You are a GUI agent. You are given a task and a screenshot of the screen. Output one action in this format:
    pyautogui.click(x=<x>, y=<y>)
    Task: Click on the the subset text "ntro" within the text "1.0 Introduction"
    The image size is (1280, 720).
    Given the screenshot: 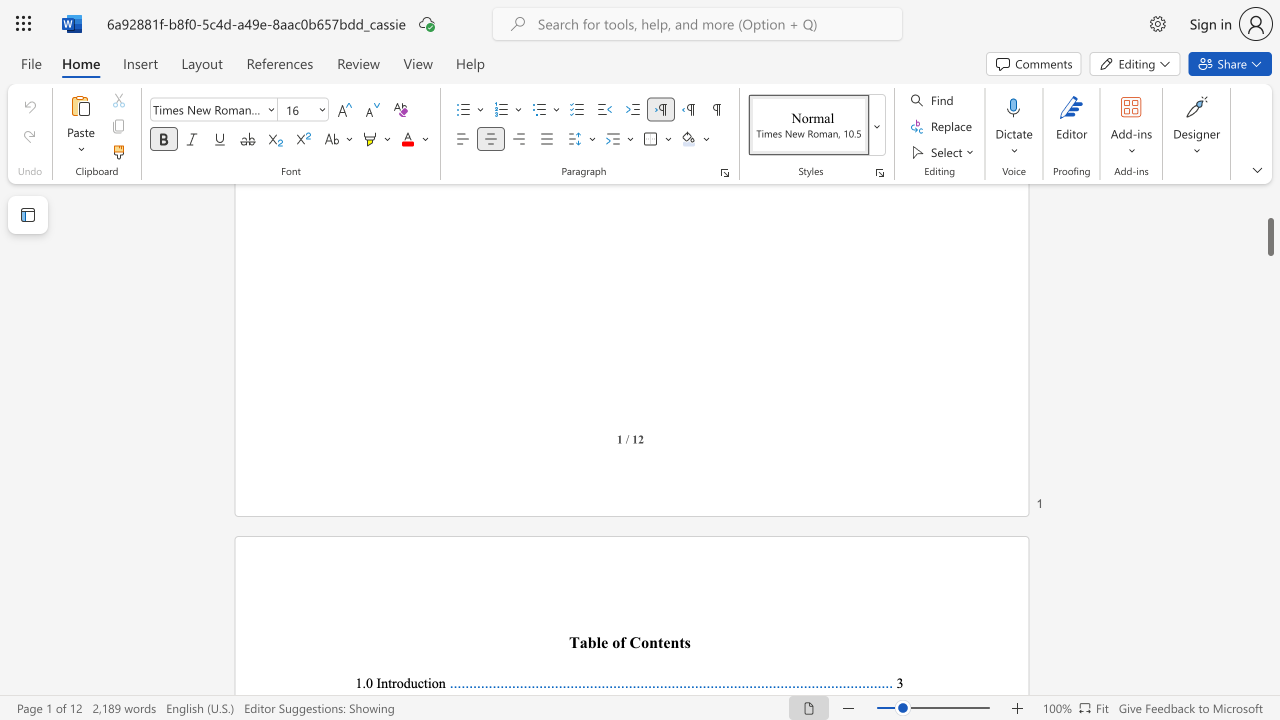 What is the action you would take?
    pyautogui.click(x=381, y=682)
    